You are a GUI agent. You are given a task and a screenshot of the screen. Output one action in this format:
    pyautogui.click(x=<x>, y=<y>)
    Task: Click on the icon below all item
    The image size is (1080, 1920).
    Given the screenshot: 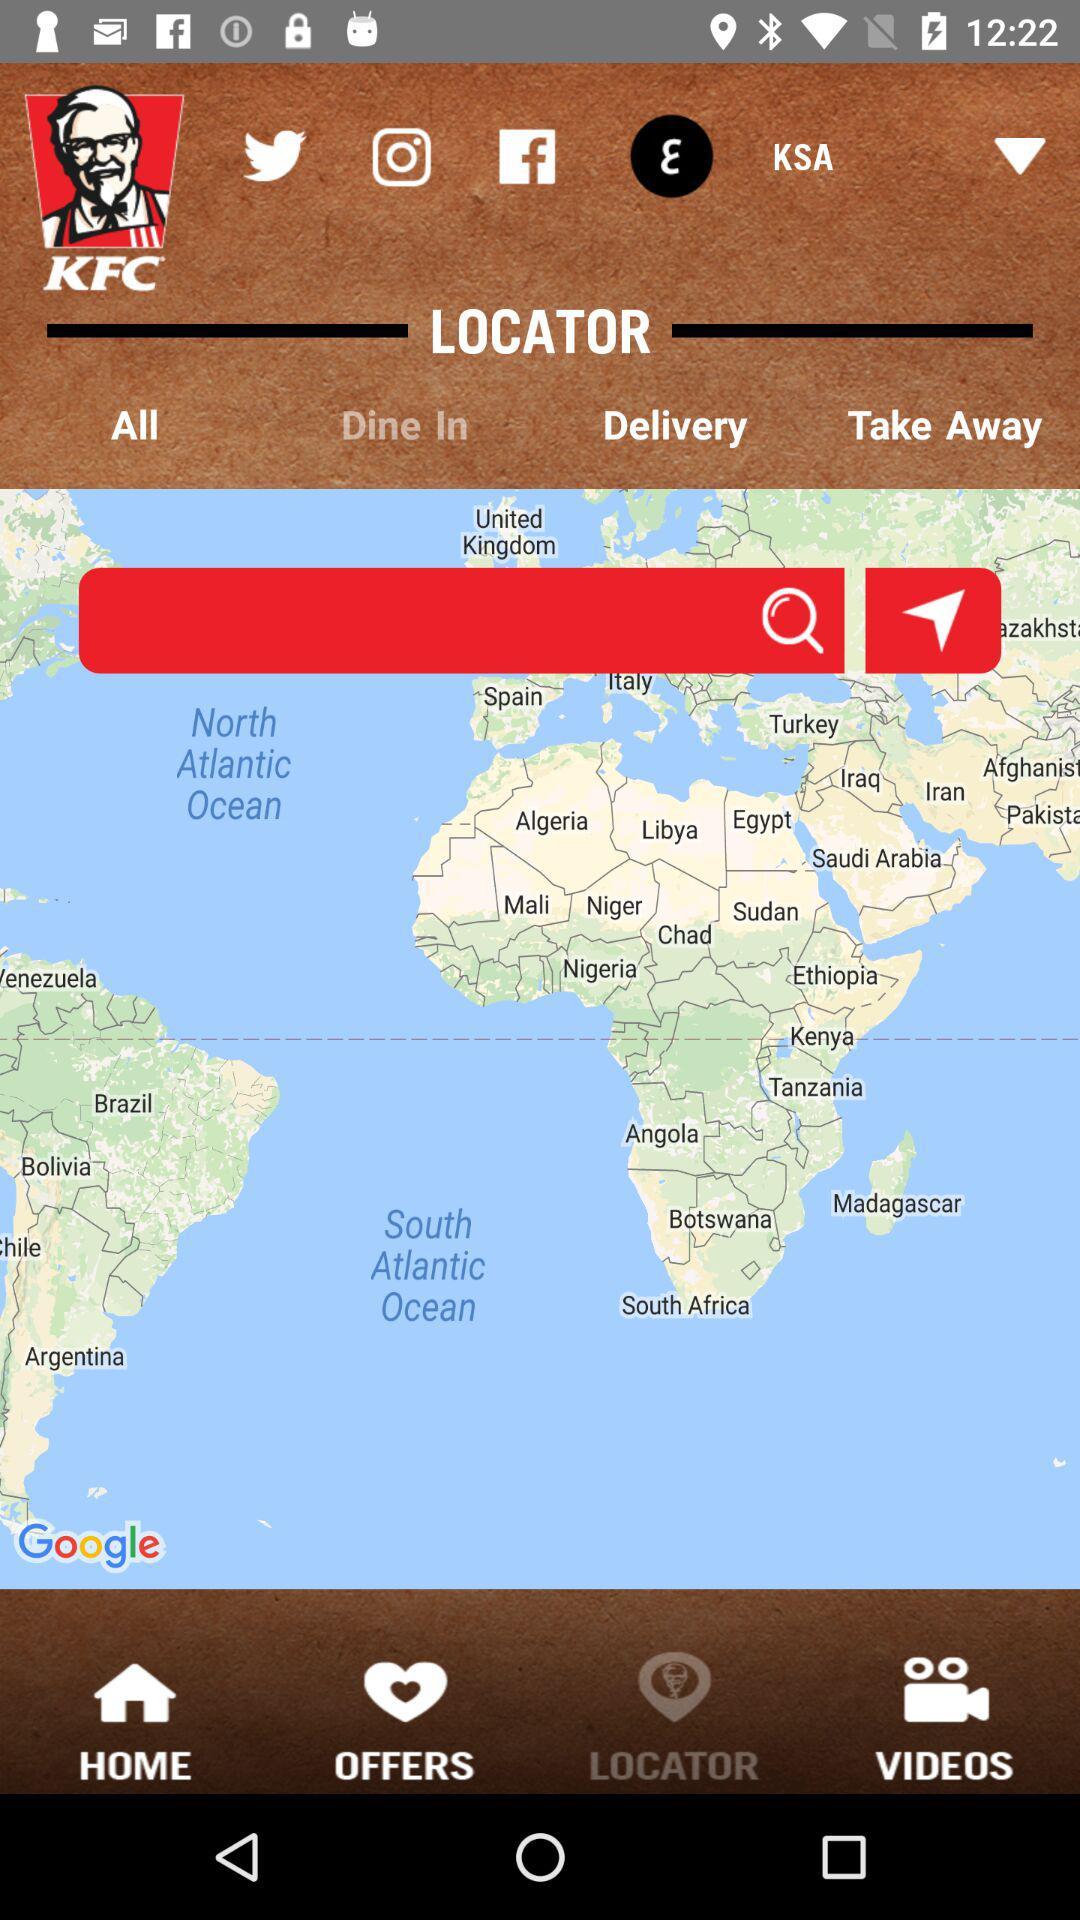 What is the action you would take?
    pyautogui.click(x=540, y=1039)
    